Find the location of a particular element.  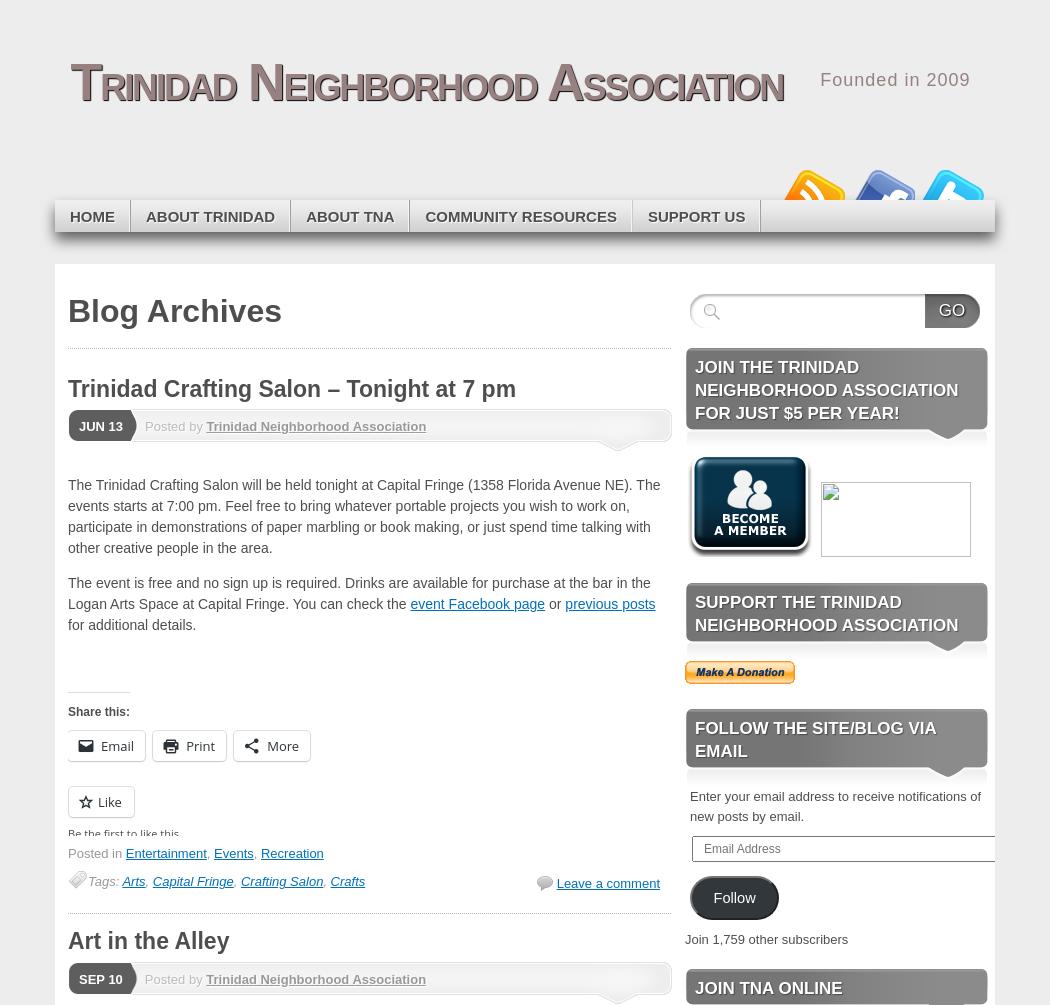

'Recreation' is located at coordinates (290, 852).